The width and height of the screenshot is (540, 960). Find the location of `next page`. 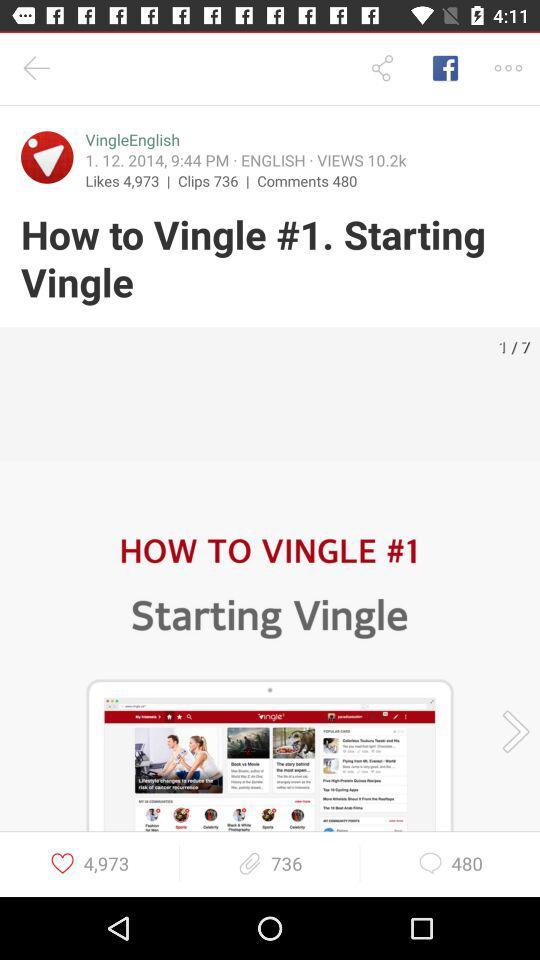

next page is located at coordinates (509, 730).